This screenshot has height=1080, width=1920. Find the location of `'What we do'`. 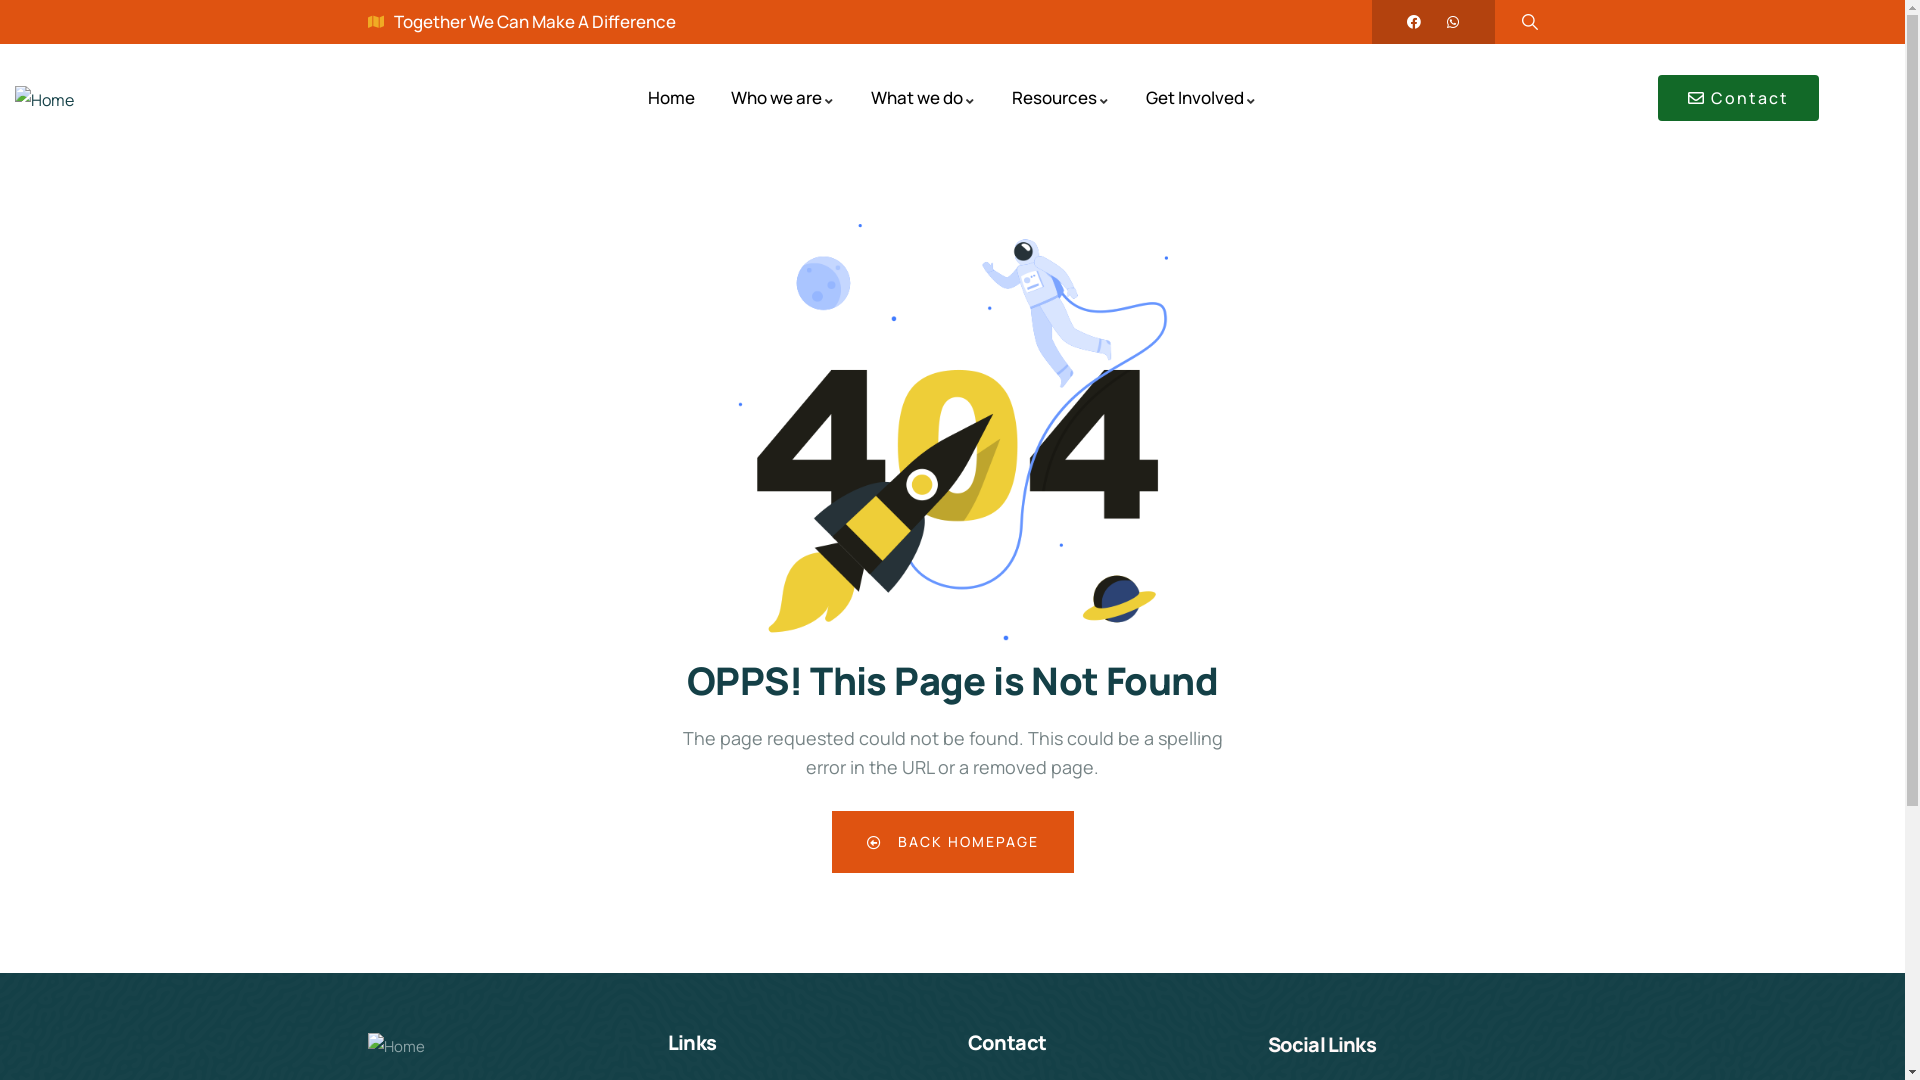

'What we do' is located at coordinates (922, 98).